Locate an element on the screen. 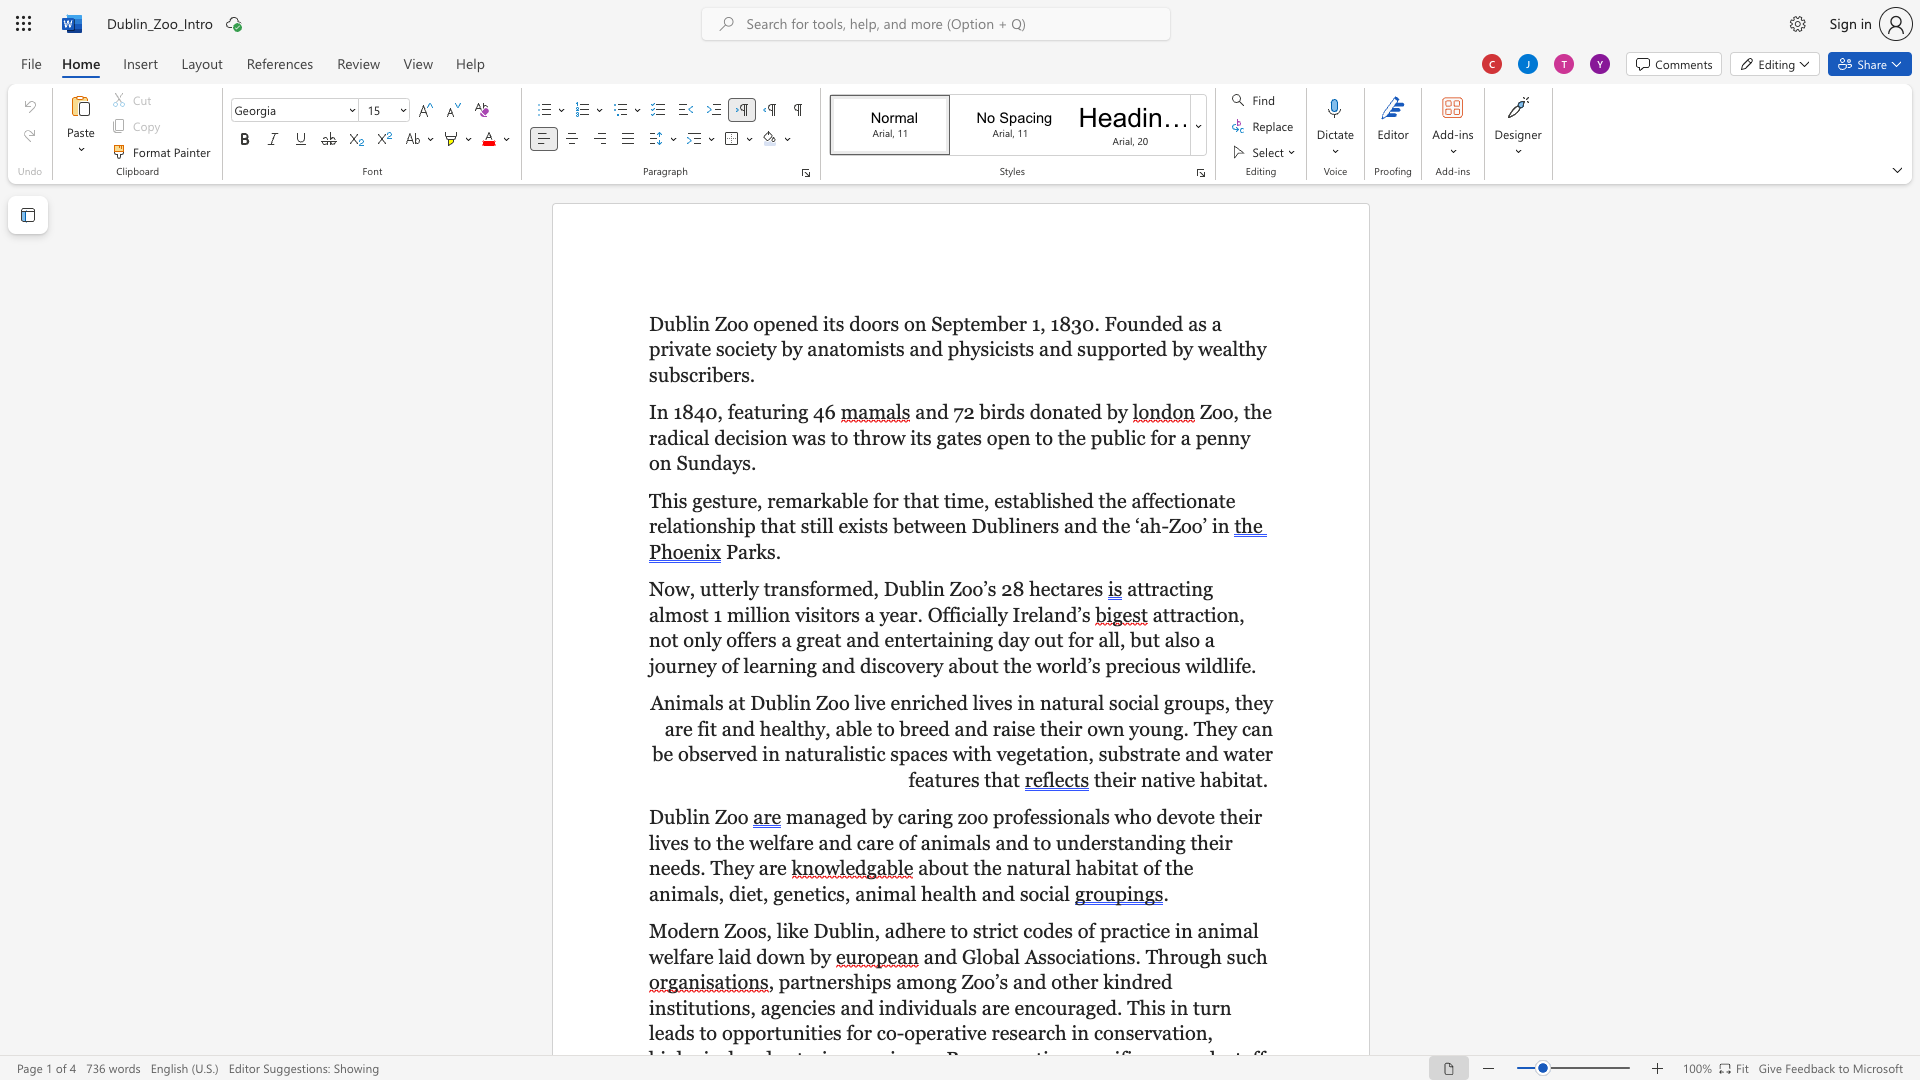 The height and width of the screenshot is (1080, 1920). the 1th character "y" in the text is located at coordinates (752, 588).